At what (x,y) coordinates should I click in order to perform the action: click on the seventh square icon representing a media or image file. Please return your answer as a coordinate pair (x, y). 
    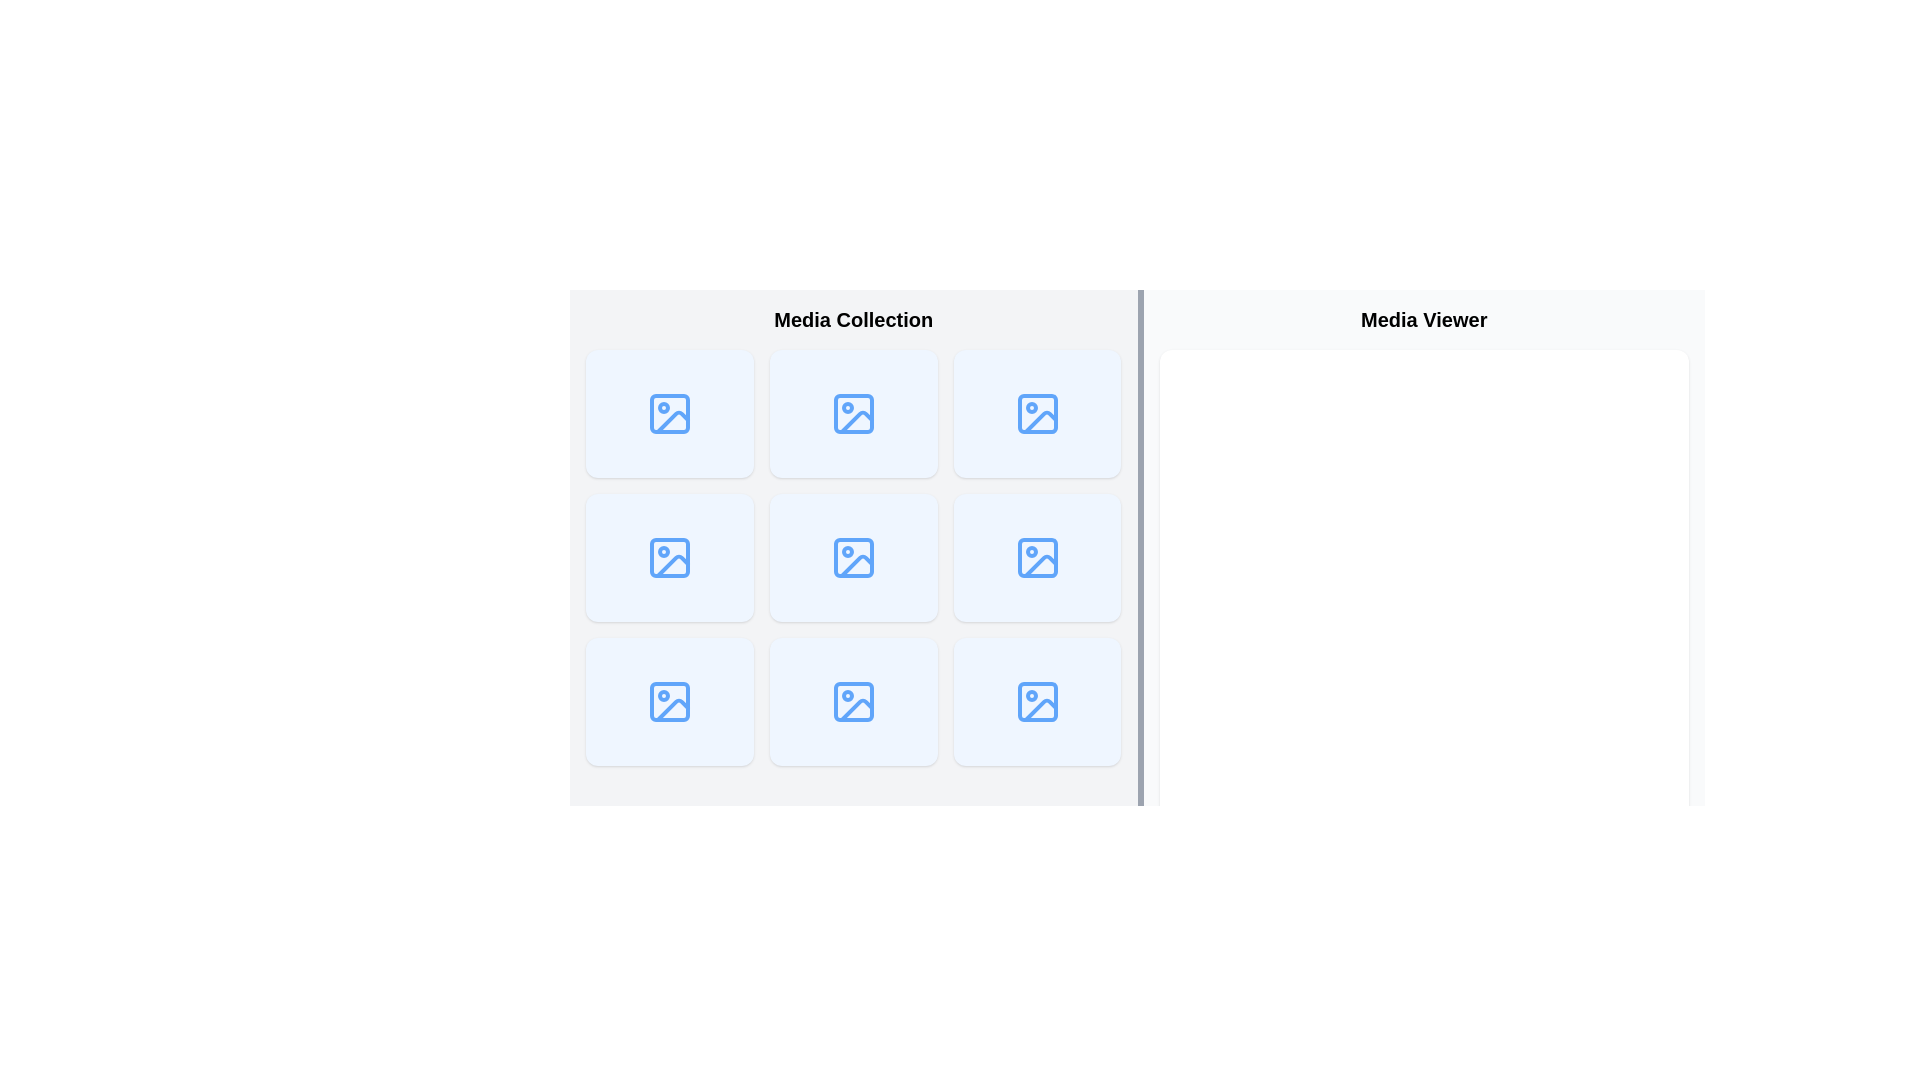
    Looking at the image, I should click on (669, 701).